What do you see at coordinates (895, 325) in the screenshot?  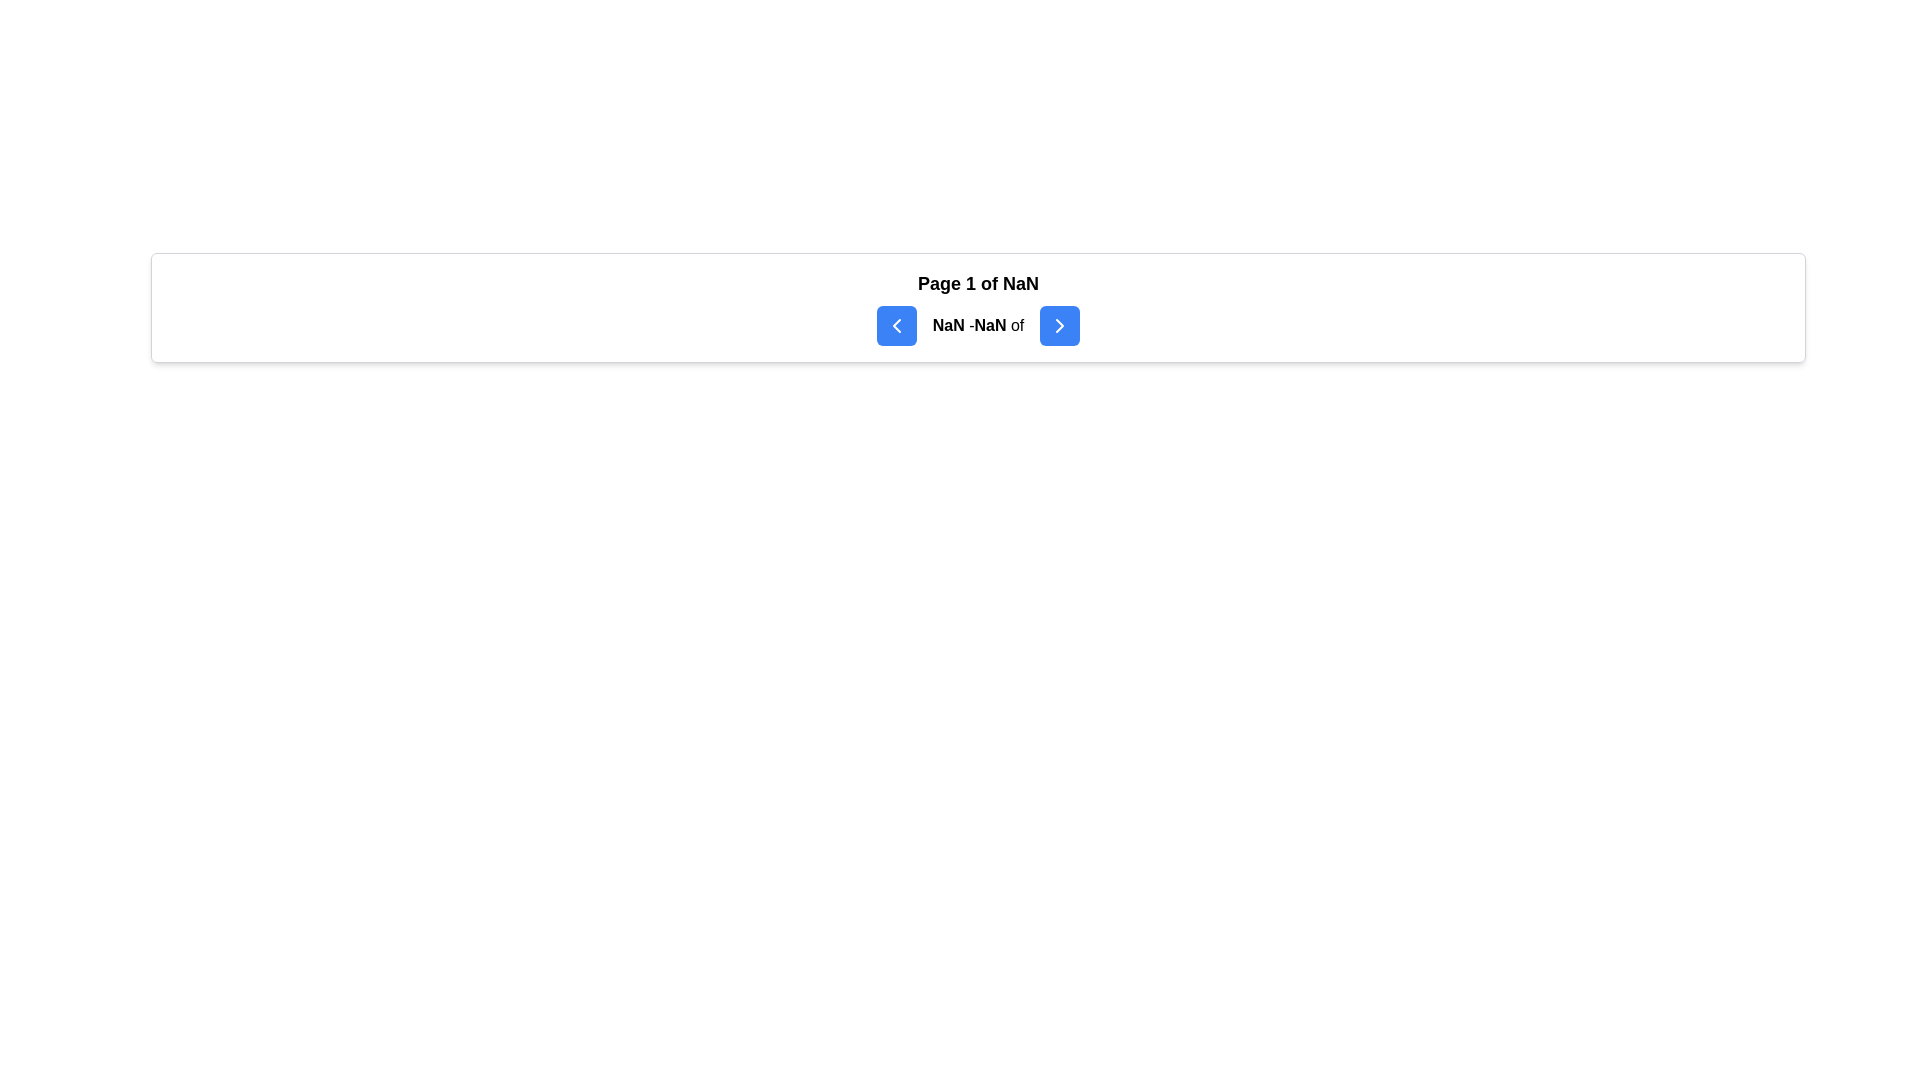 I see `the blue circular button containing the left-pointing chevron icon located at the middle of the top section of the interface` at bounding box center [895, 325].